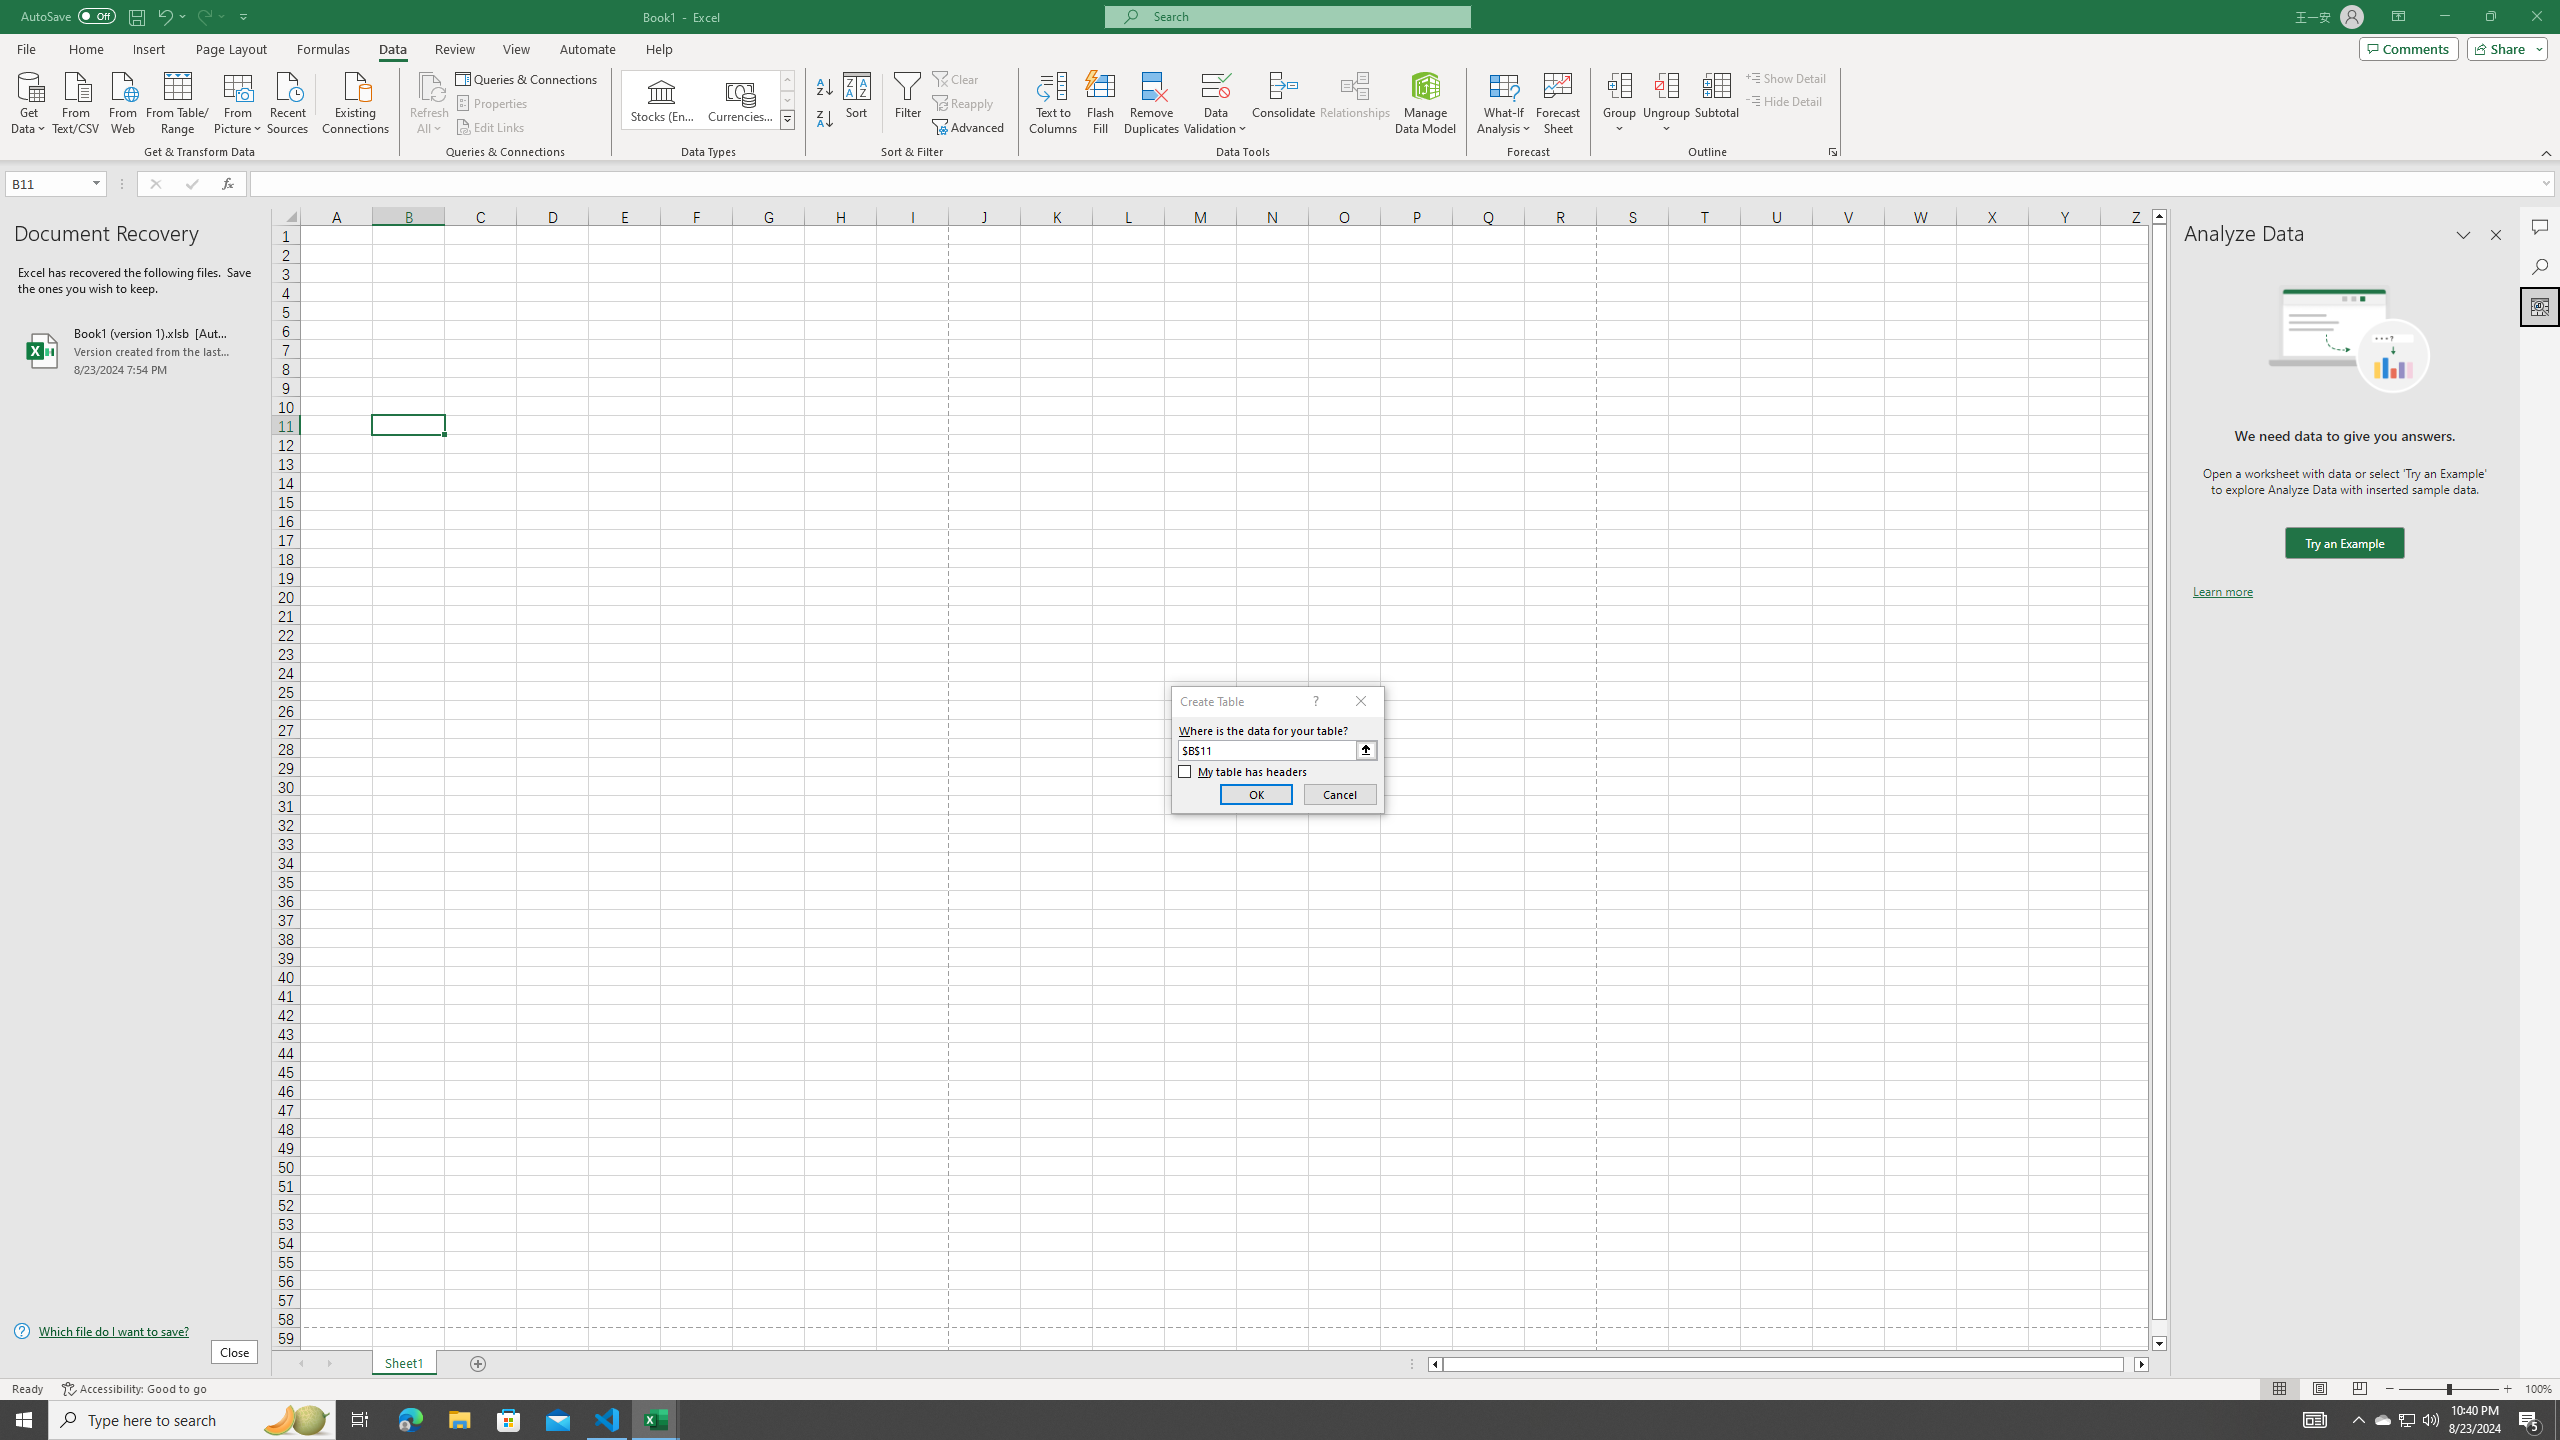 This screenshot has width=2560, height=1440. I want to click on 'Page Break Preview', so click(2360, 1389).